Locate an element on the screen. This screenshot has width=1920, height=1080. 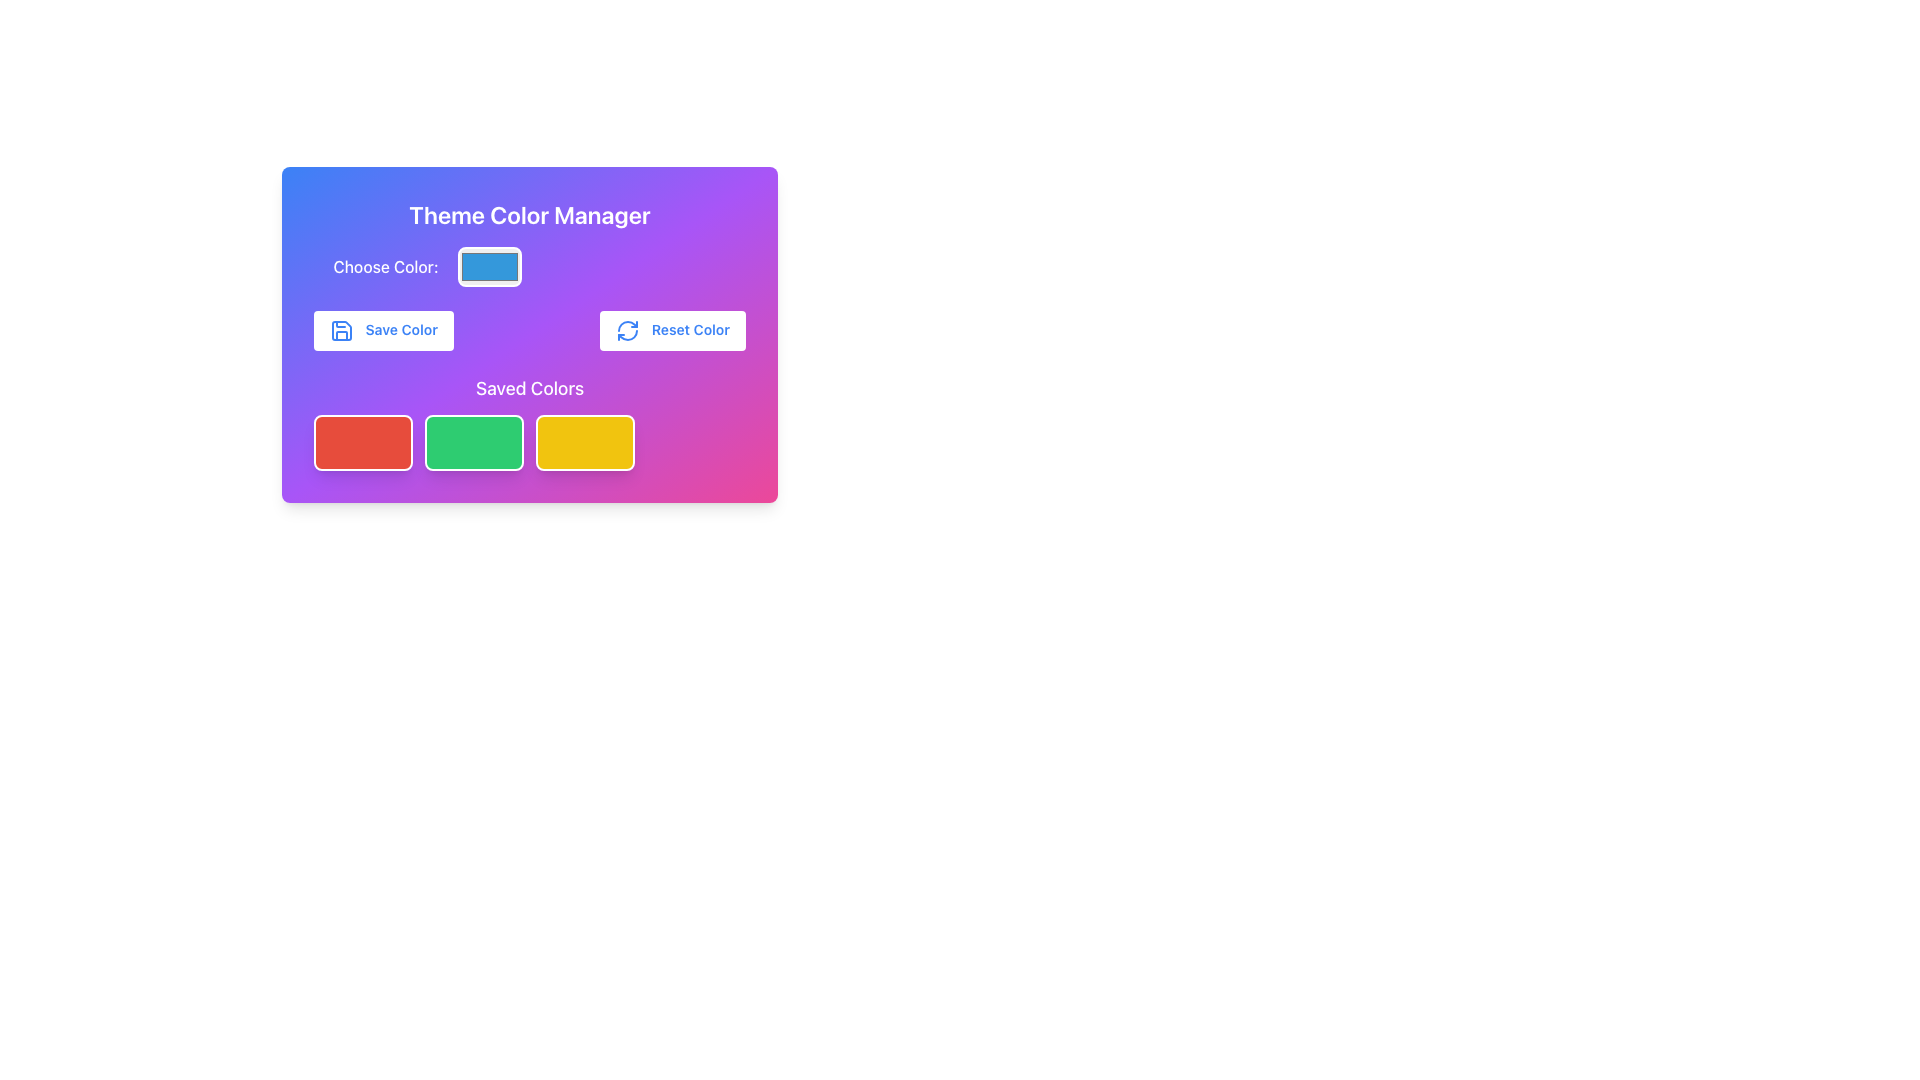
the color picker input field is located at coordinates (489, 265).